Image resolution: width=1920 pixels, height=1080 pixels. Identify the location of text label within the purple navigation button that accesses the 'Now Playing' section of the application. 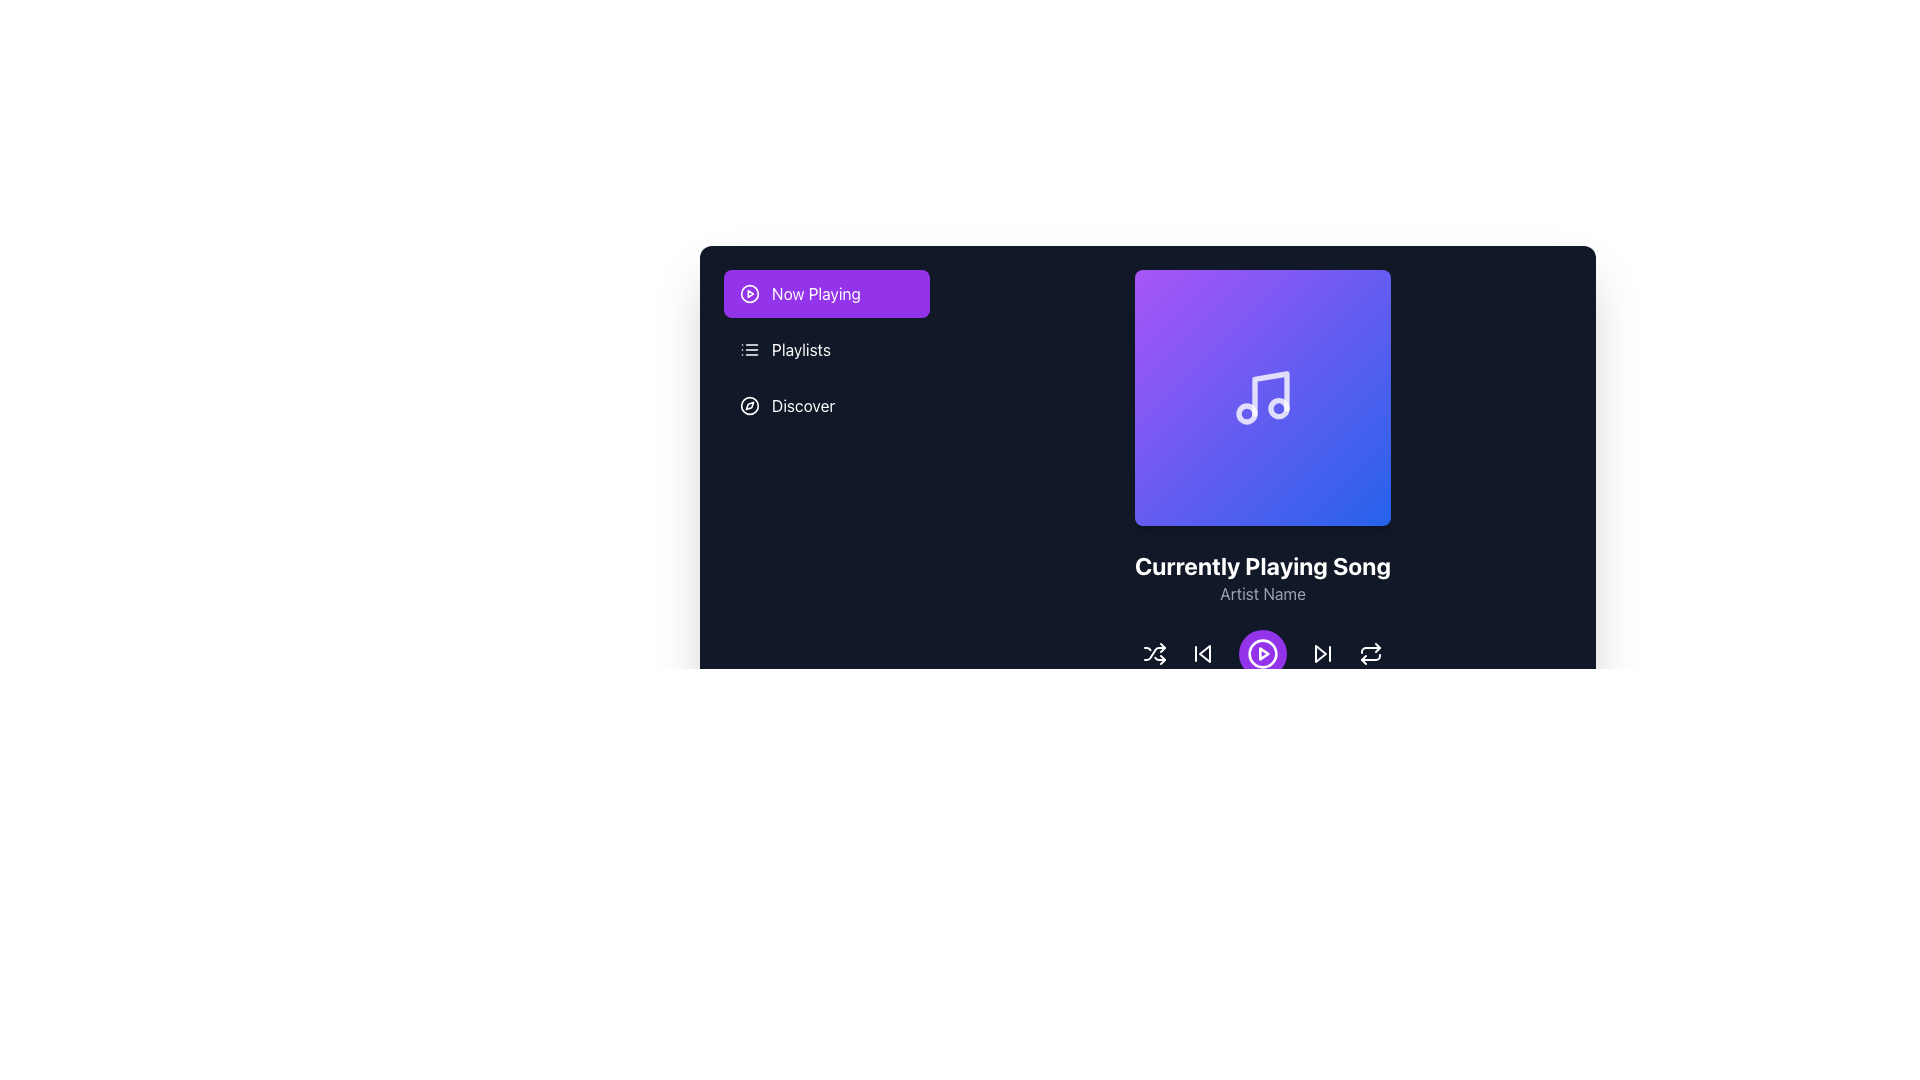
(816, 293).